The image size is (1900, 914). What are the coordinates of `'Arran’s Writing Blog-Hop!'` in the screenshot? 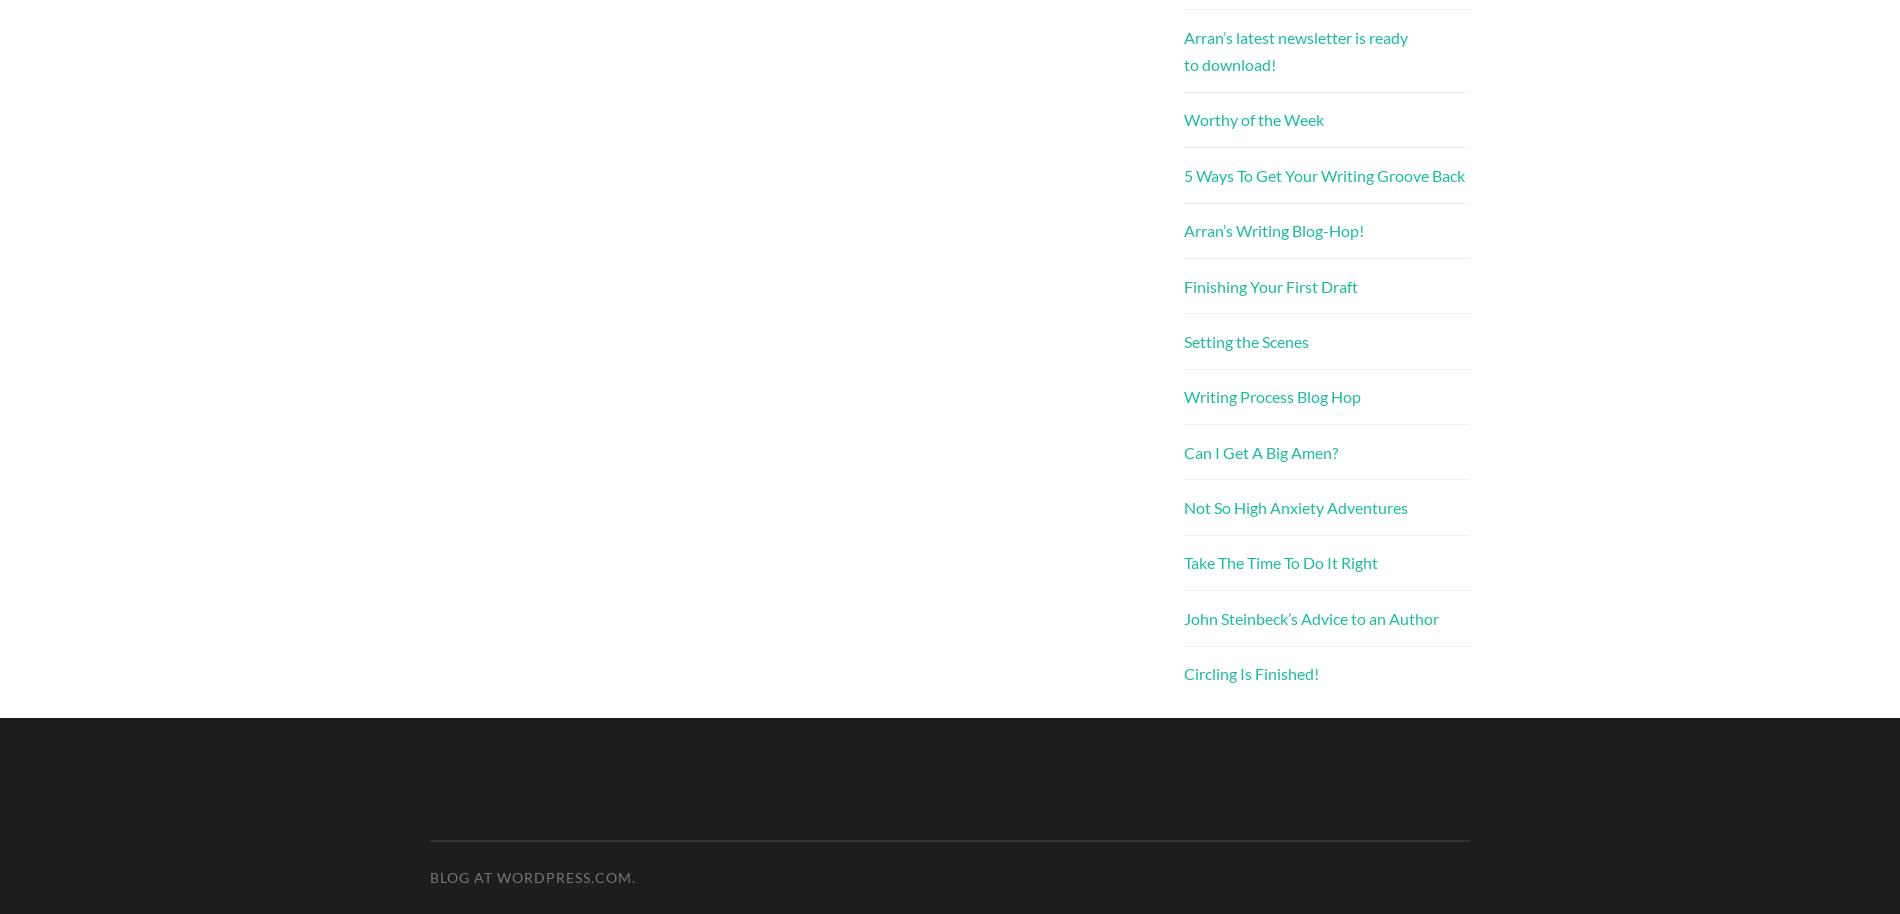 It's located at (1272, 229).